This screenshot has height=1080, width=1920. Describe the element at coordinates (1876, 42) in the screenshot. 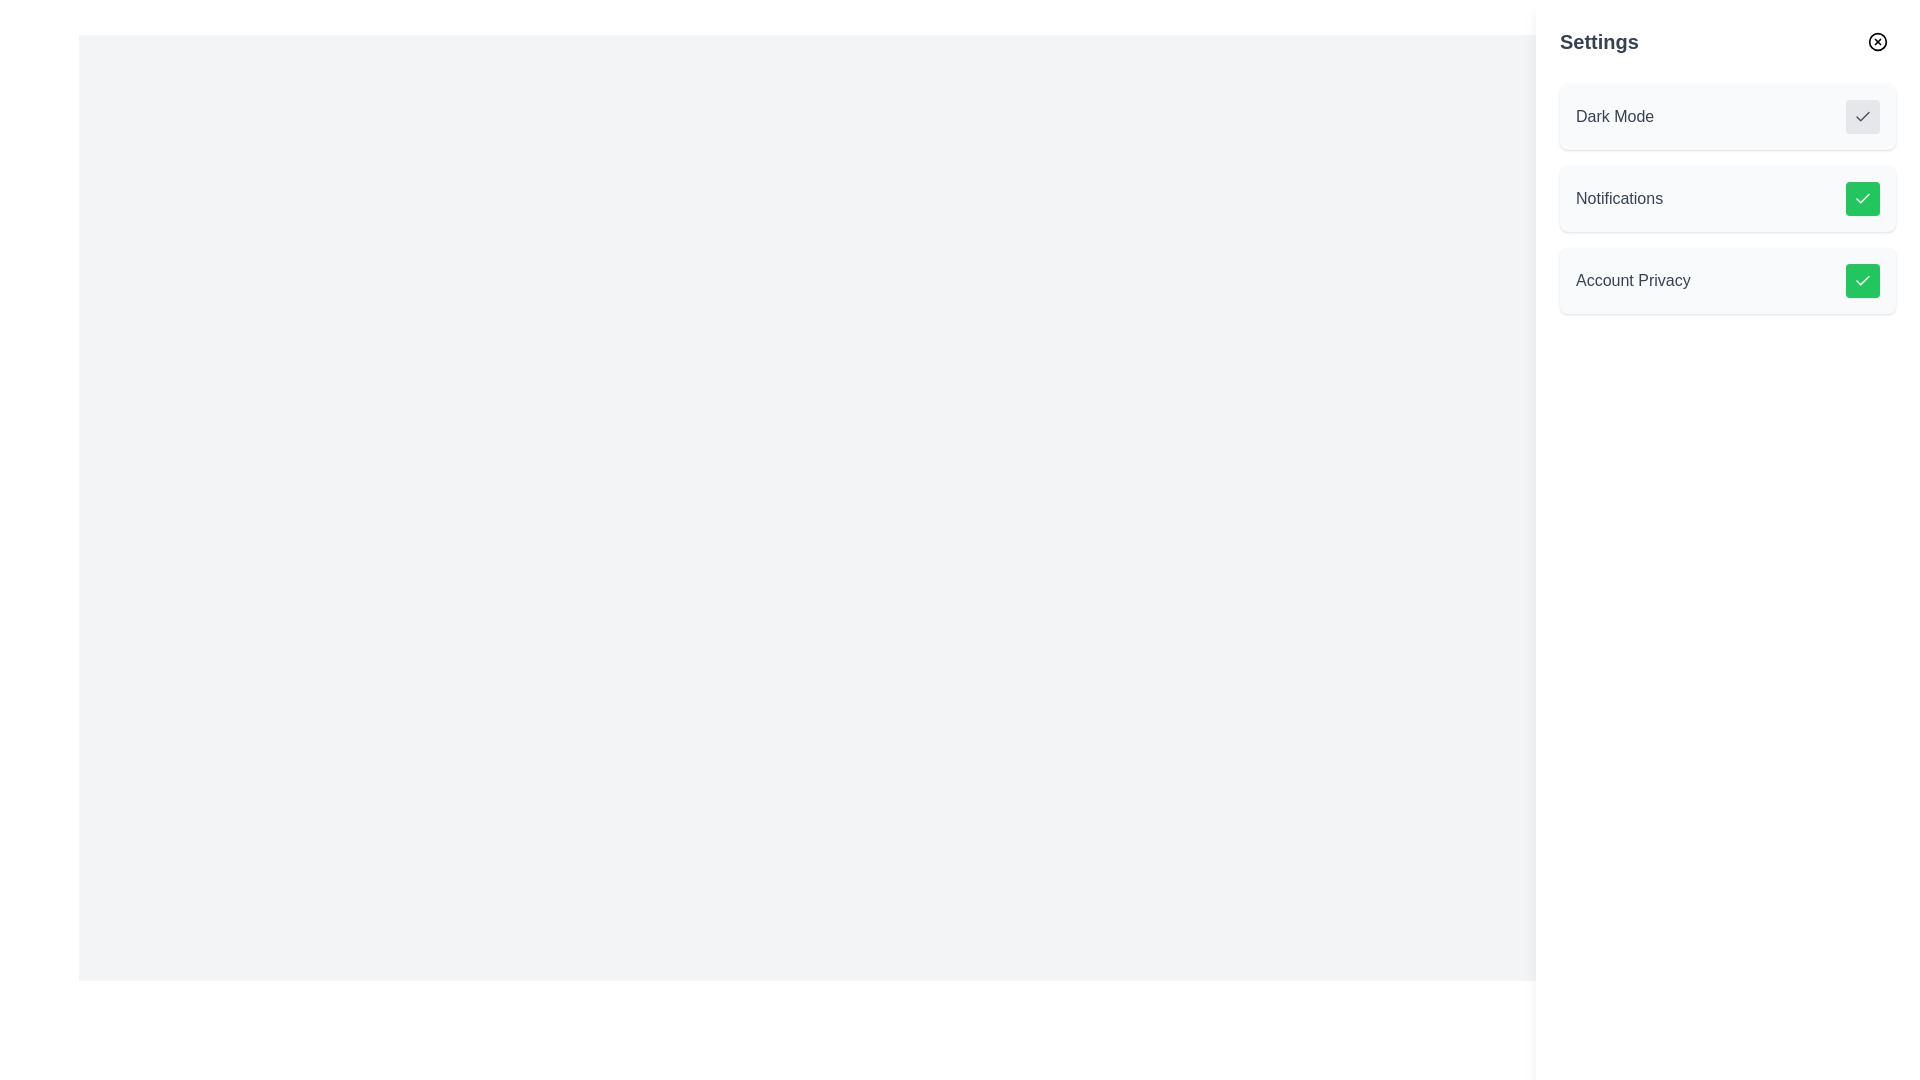

I see `the circular graphical element outlined in black, which is part of the 'X' icon located in the top-right corner of the Settings panel, if it is interactive` at that location.